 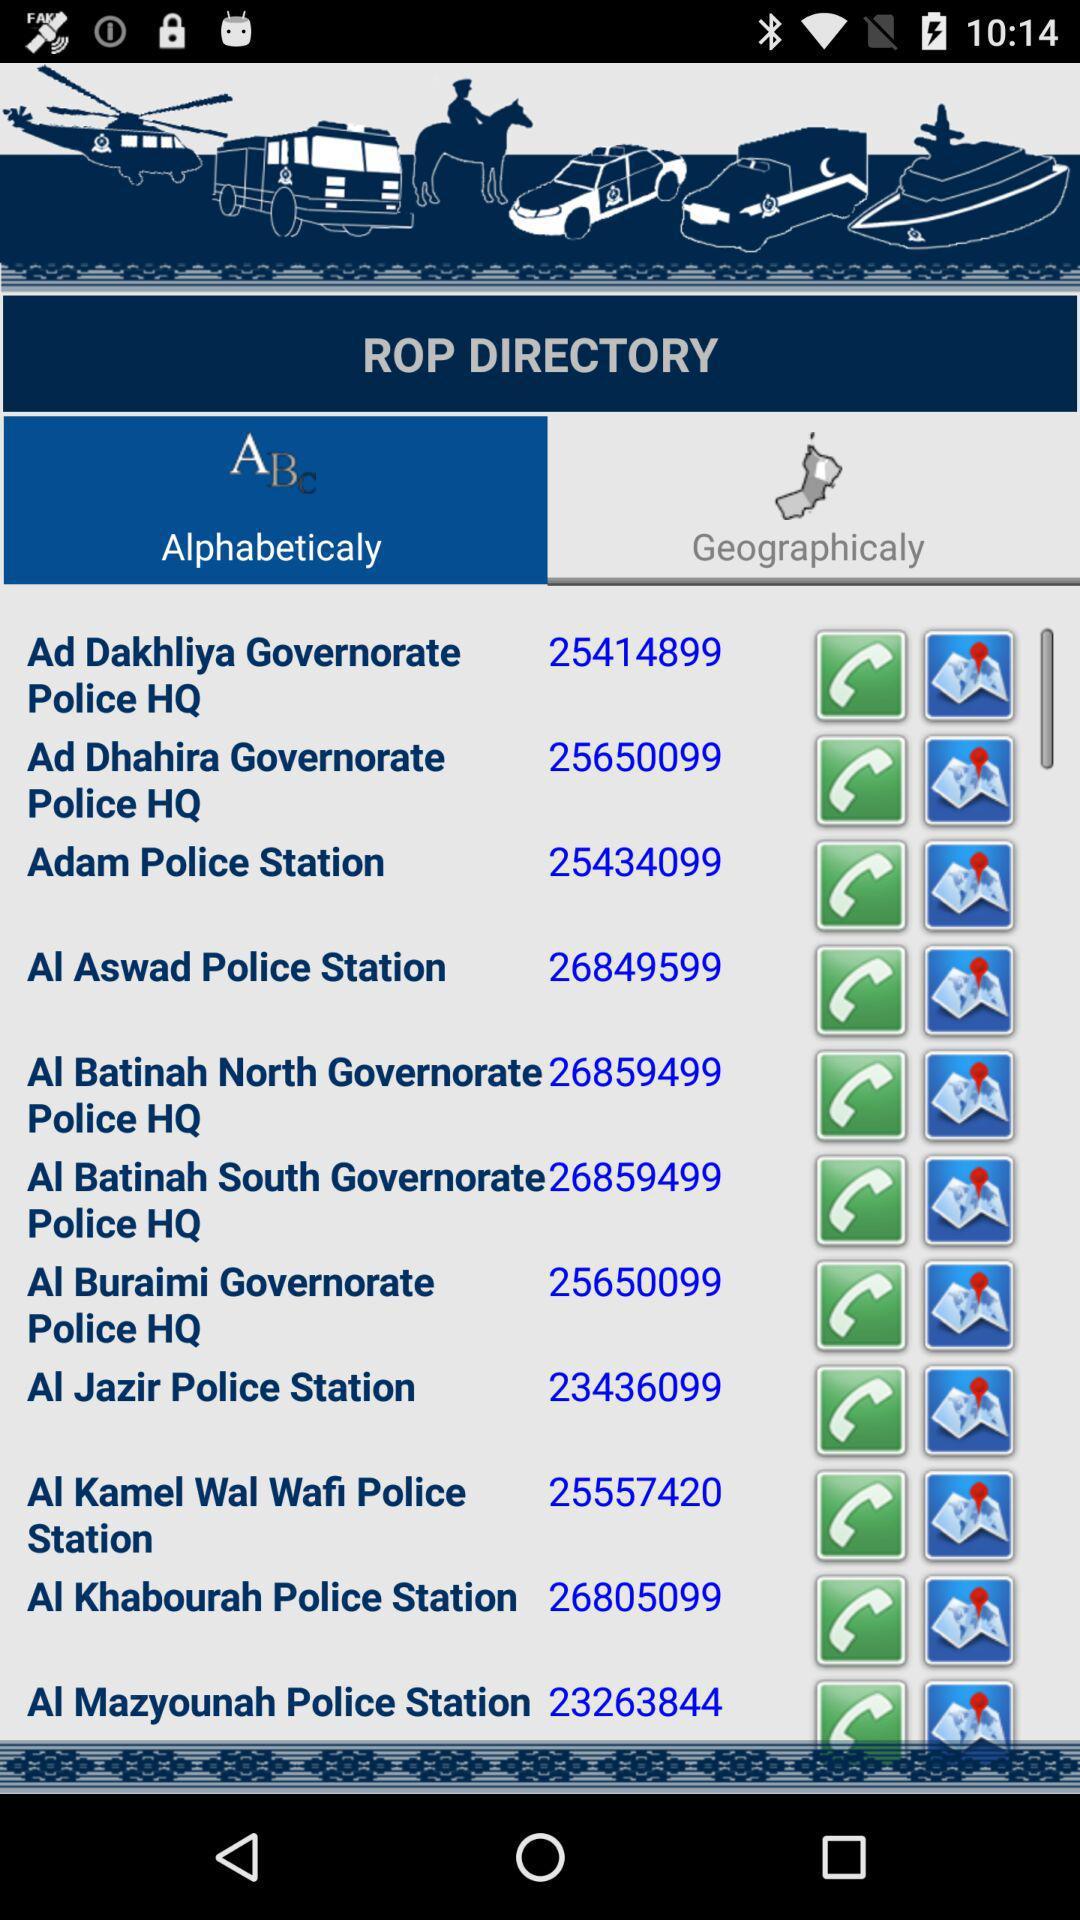 What do you see at coordinates (967, 991) in the screenshot?
I see `the bookmark` at bounding box center [967, 991].